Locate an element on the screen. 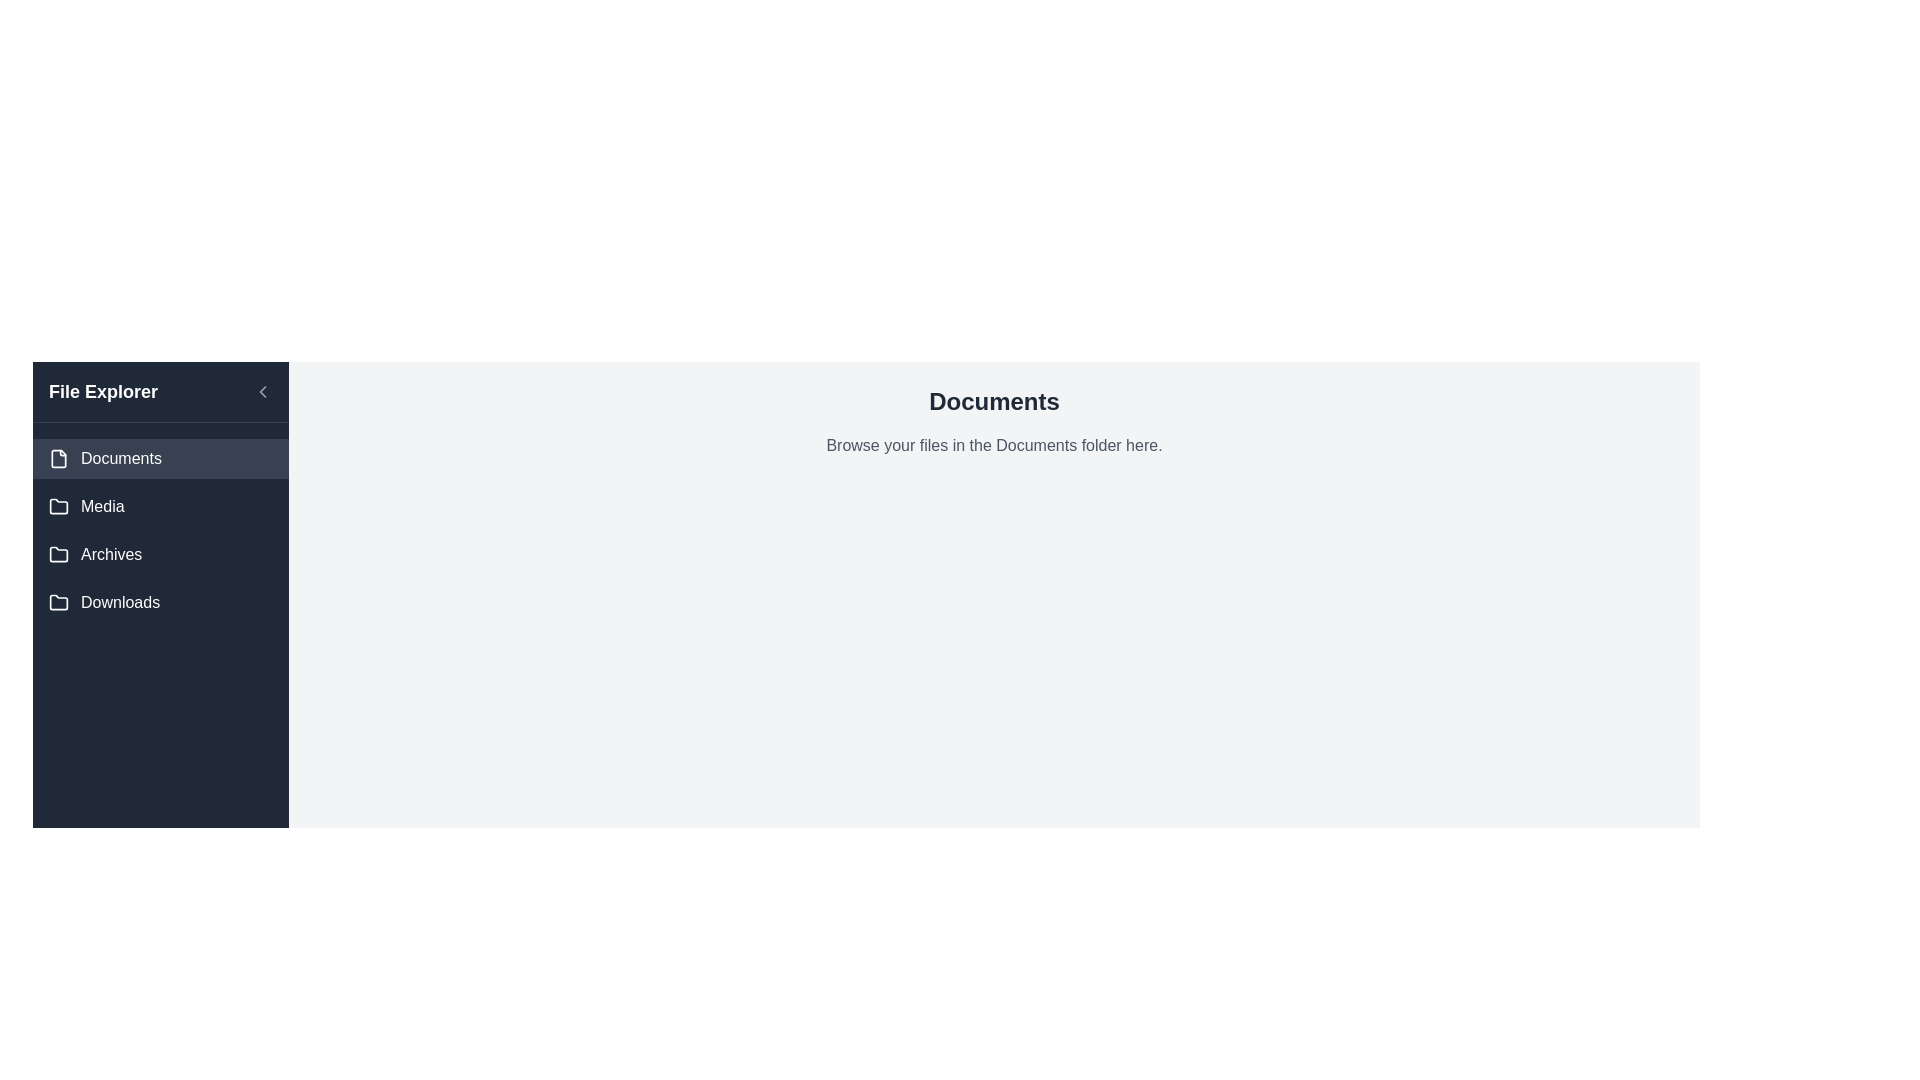 This screenshot has width=1920, height=1080. the small grayish document icon located to the left of the 'Documents' label in the sidebar is located at coordinates (58, 459).